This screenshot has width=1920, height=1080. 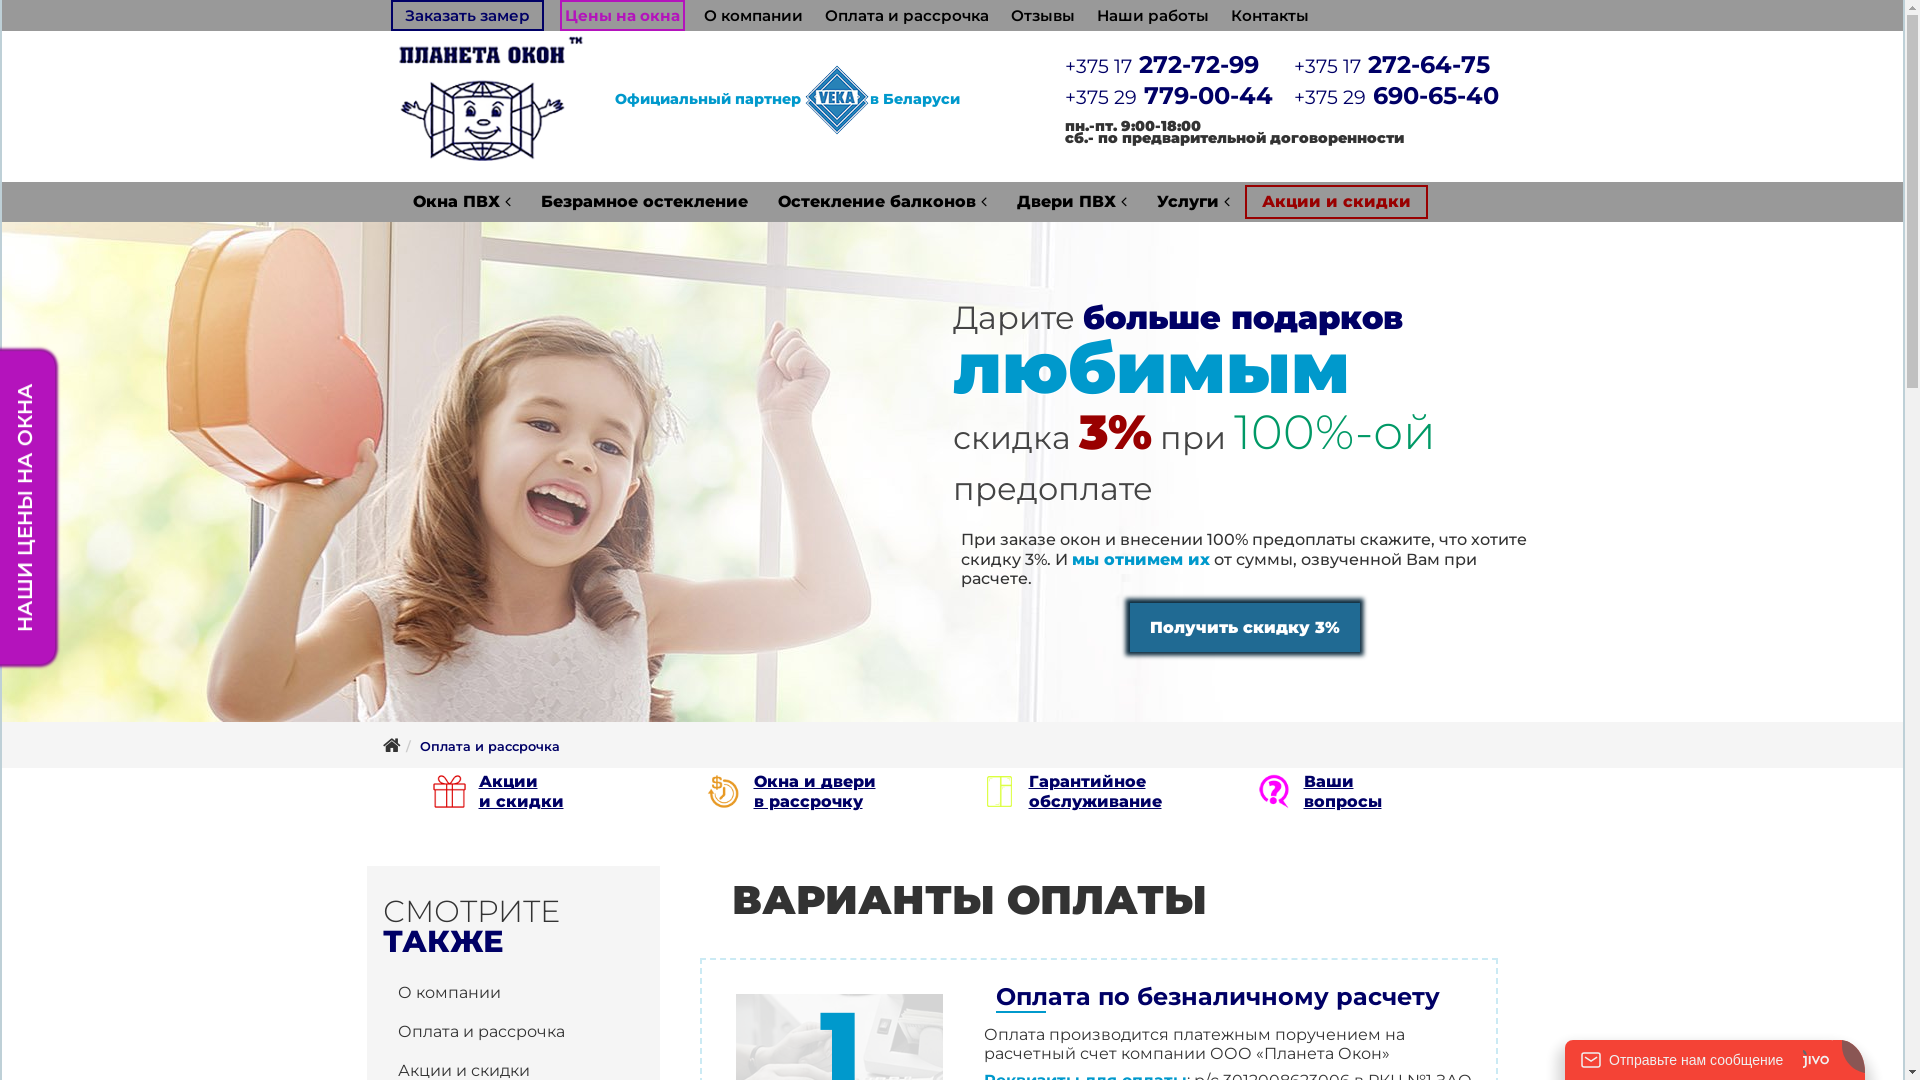 I want to click on '+375 17 272-64-75', so click(x=1391, y=63).